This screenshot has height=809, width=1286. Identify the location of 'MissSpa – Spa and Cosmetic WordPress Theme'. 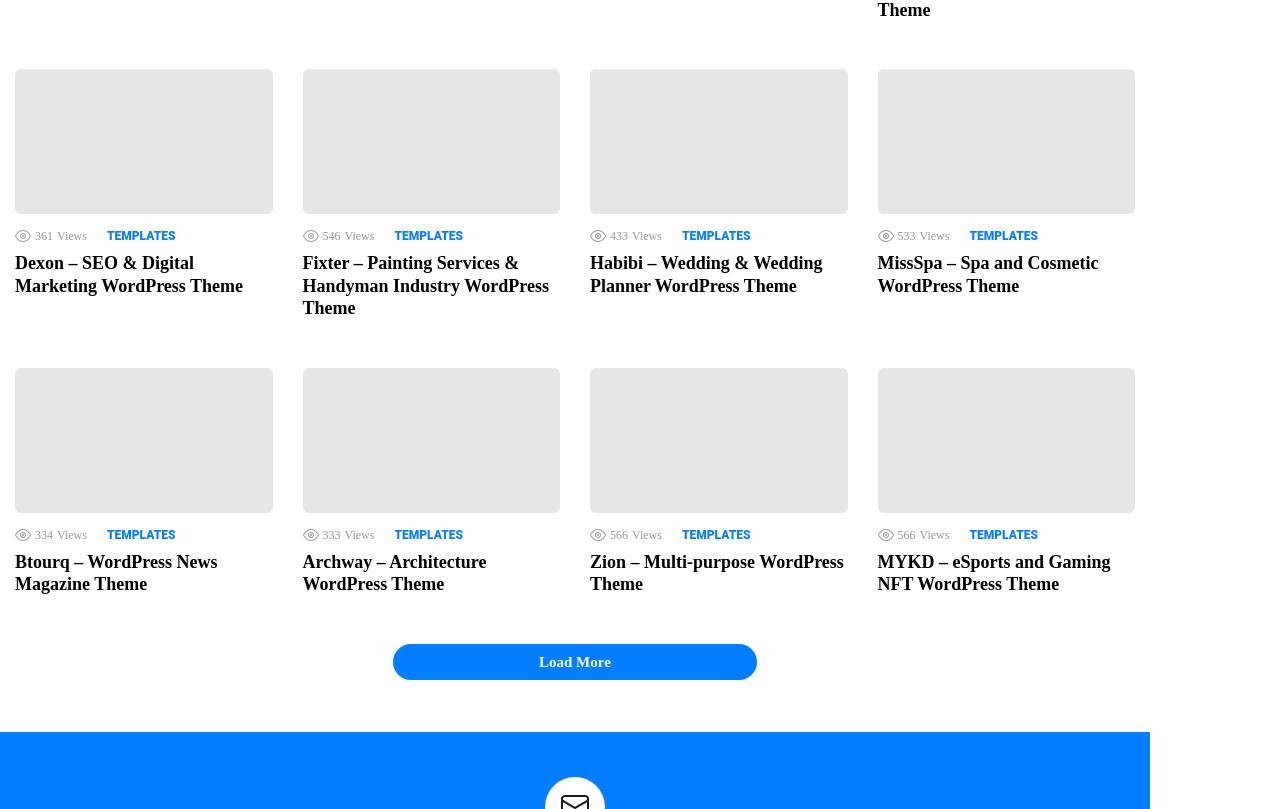
(986, 274).